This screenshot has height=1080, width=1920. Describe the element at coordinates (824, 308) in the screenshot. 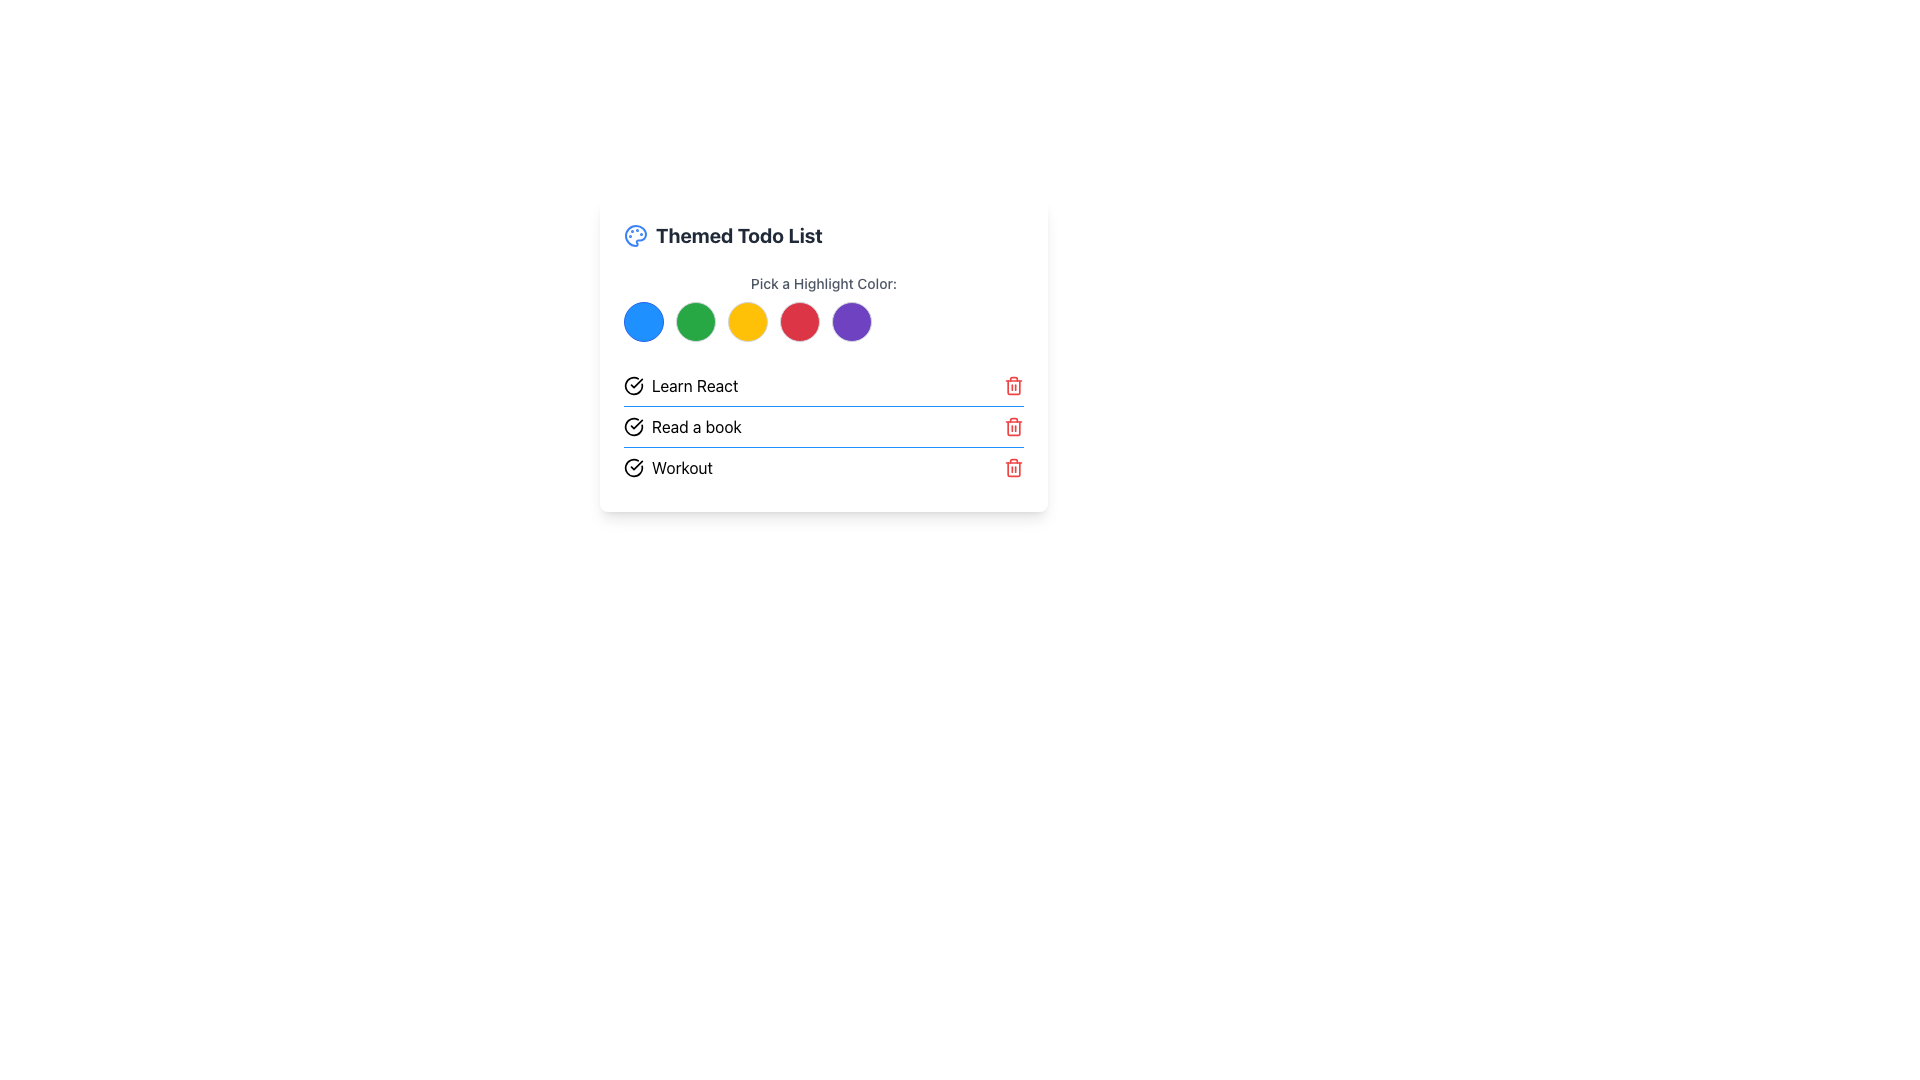

I see `the Color Picker Section` at that location.